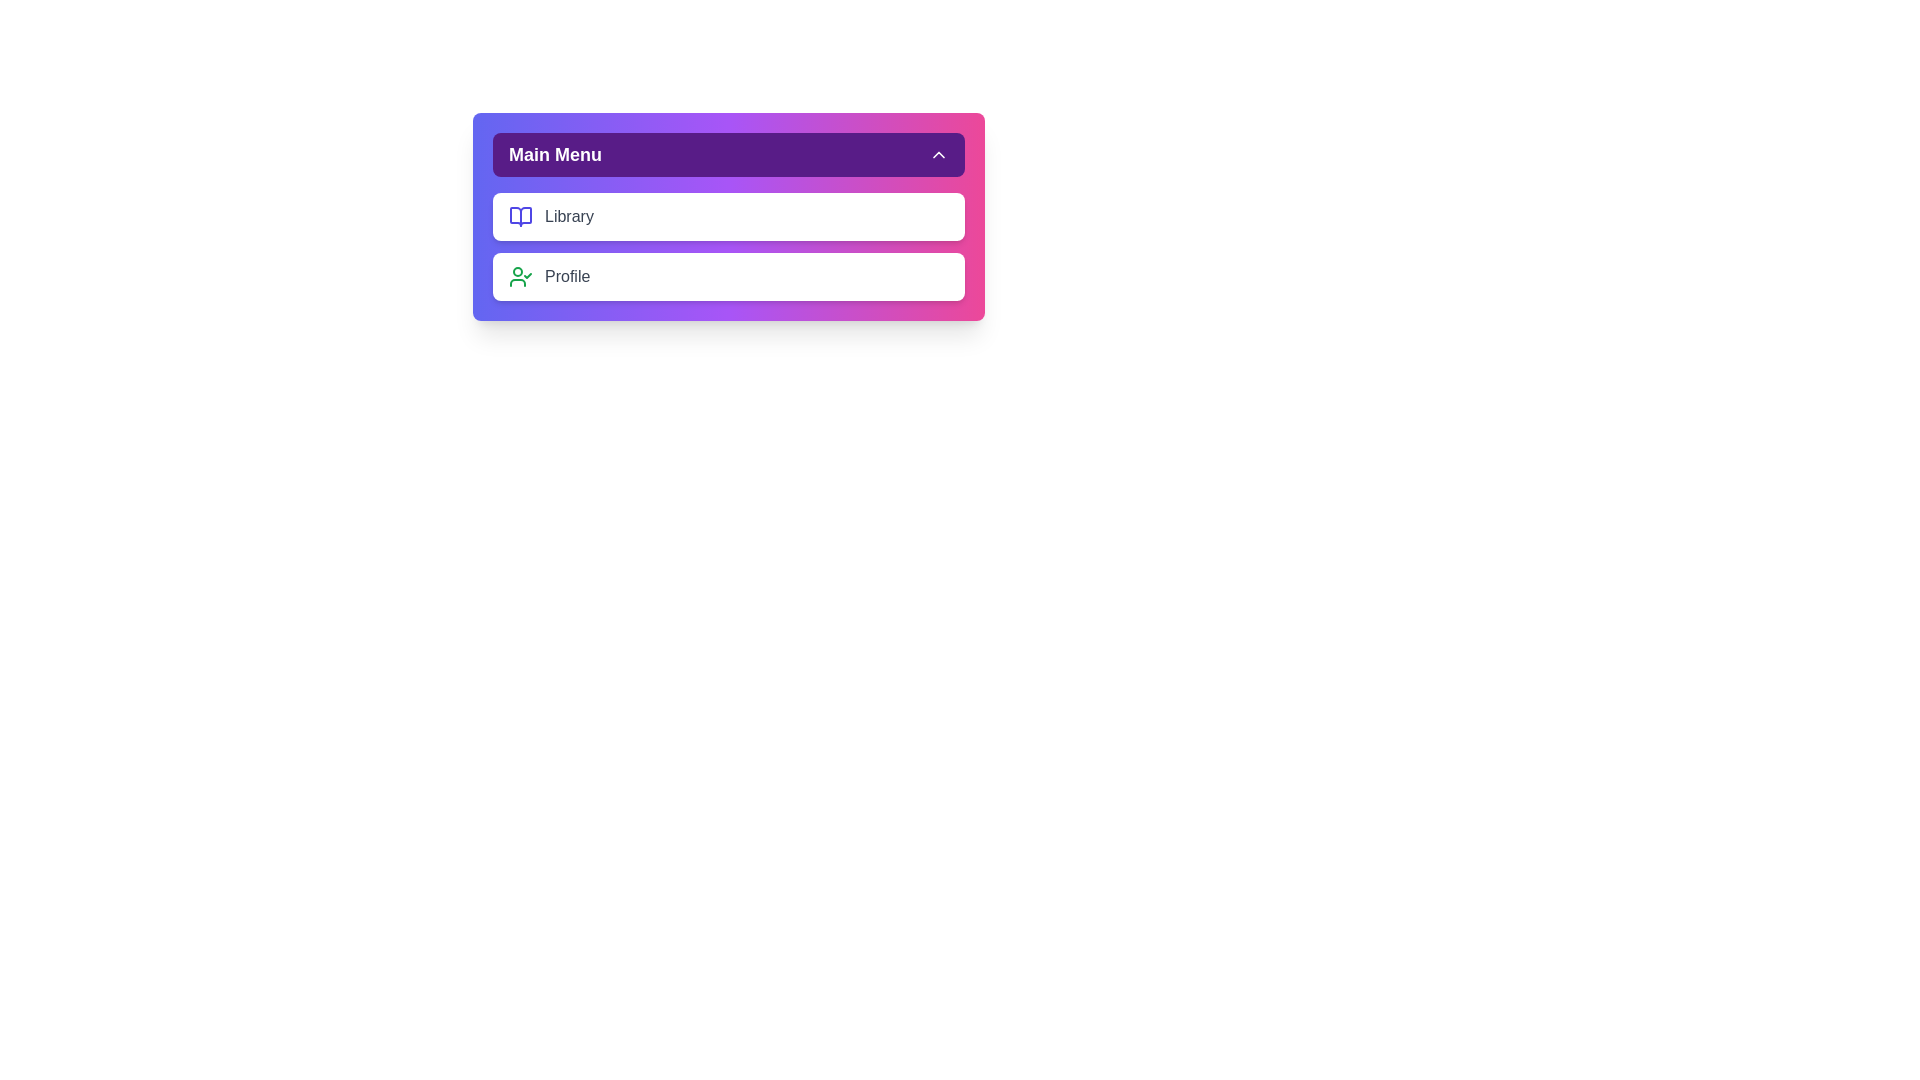 The height and width of the screenshot is (1080, 1920). Describe the element at coordinates (521, 216) in the screenshot. I see `the indigo book icon located to the left of the 'Library' label within the white rectangular button in the main menu` at that location.